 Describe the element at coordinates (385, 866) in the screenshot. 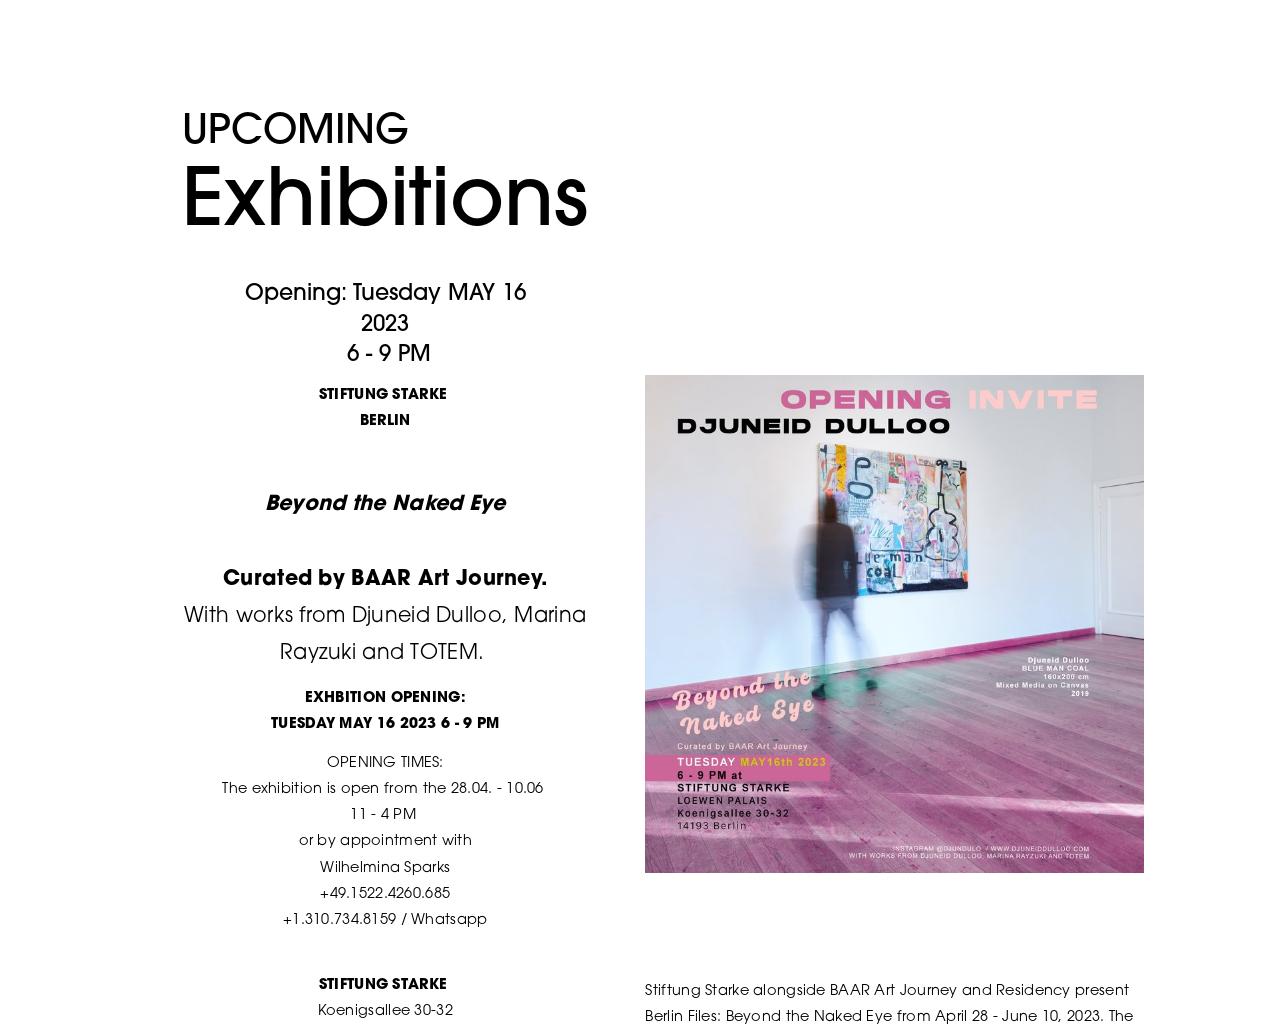

I see `'Wilhelmina Sparks'` at that location.